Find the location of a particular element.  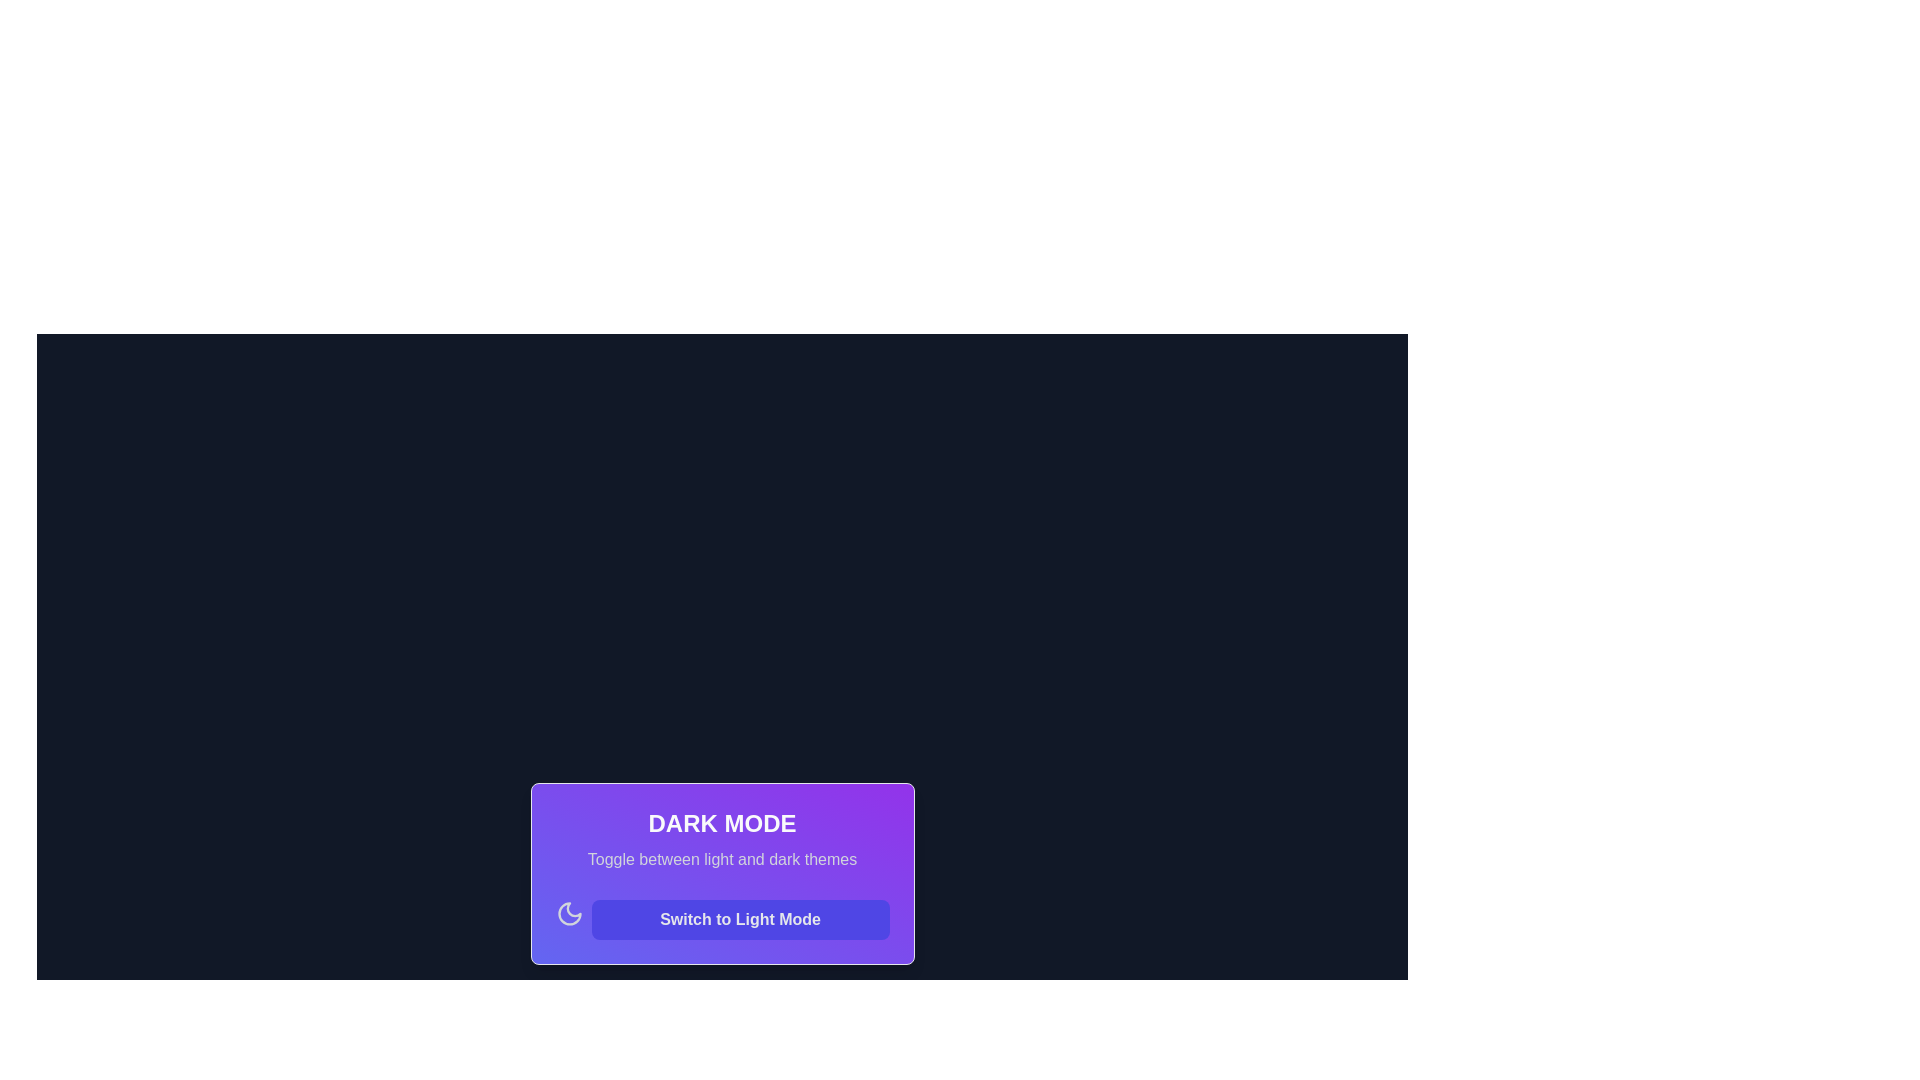

the 'Switch to Light Mode' button with a deep purple background and white text for keyboard navigation is located at coordinates (721, 914).